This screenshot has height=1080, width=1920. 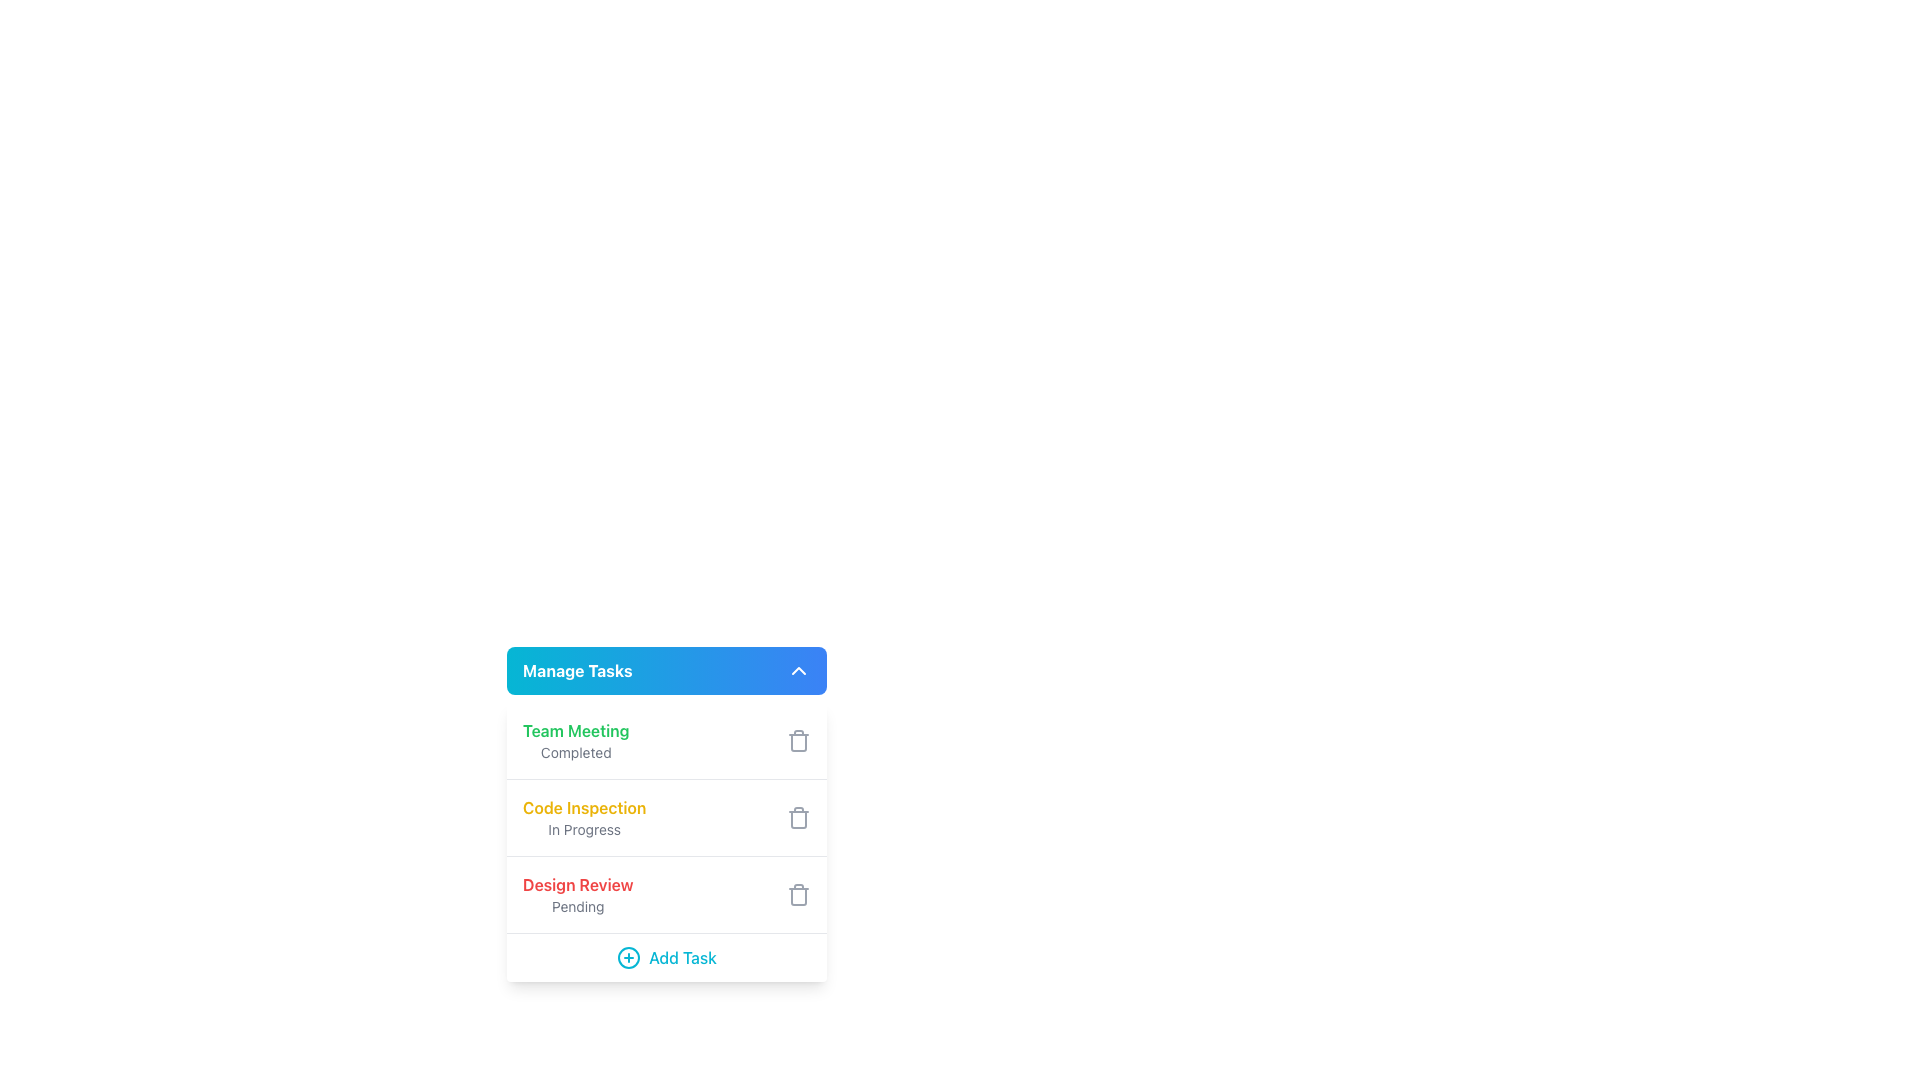 What do you see at coordinates (667, 813) in the screenshot?
I see `the list item displaying the task name 'Code Inspection' and its status 'In Progress'` at bounding box center [667, 813].